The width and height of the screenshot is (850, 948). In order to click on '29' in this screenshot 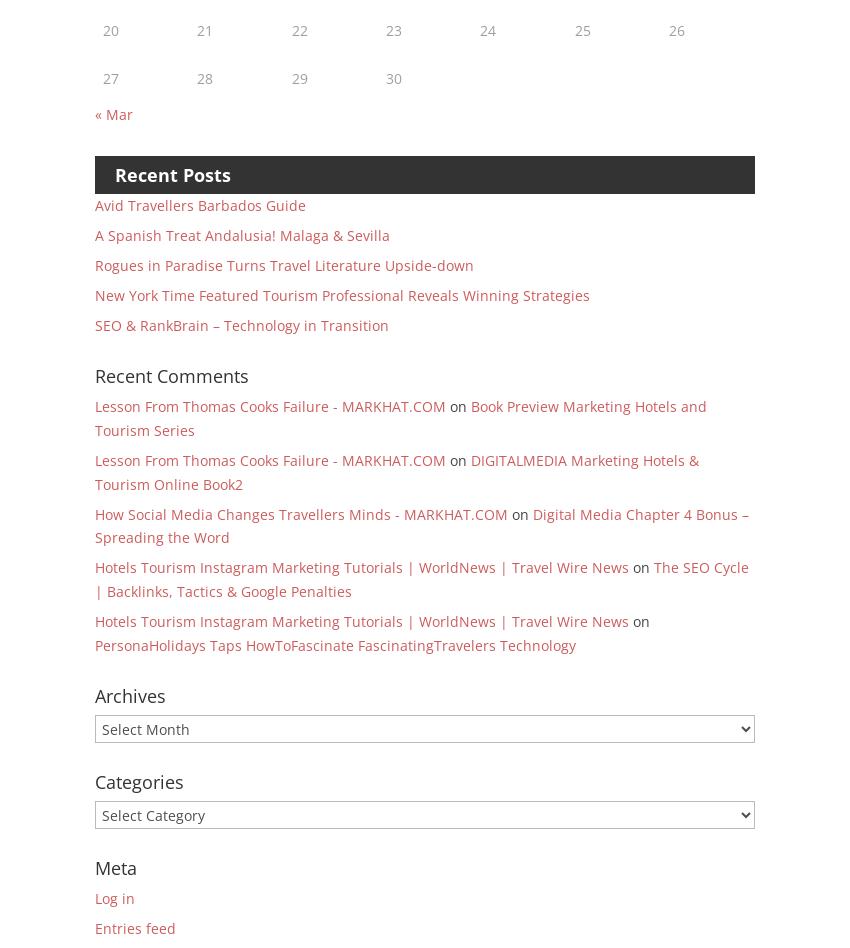, I will do `click(299, 77)`.